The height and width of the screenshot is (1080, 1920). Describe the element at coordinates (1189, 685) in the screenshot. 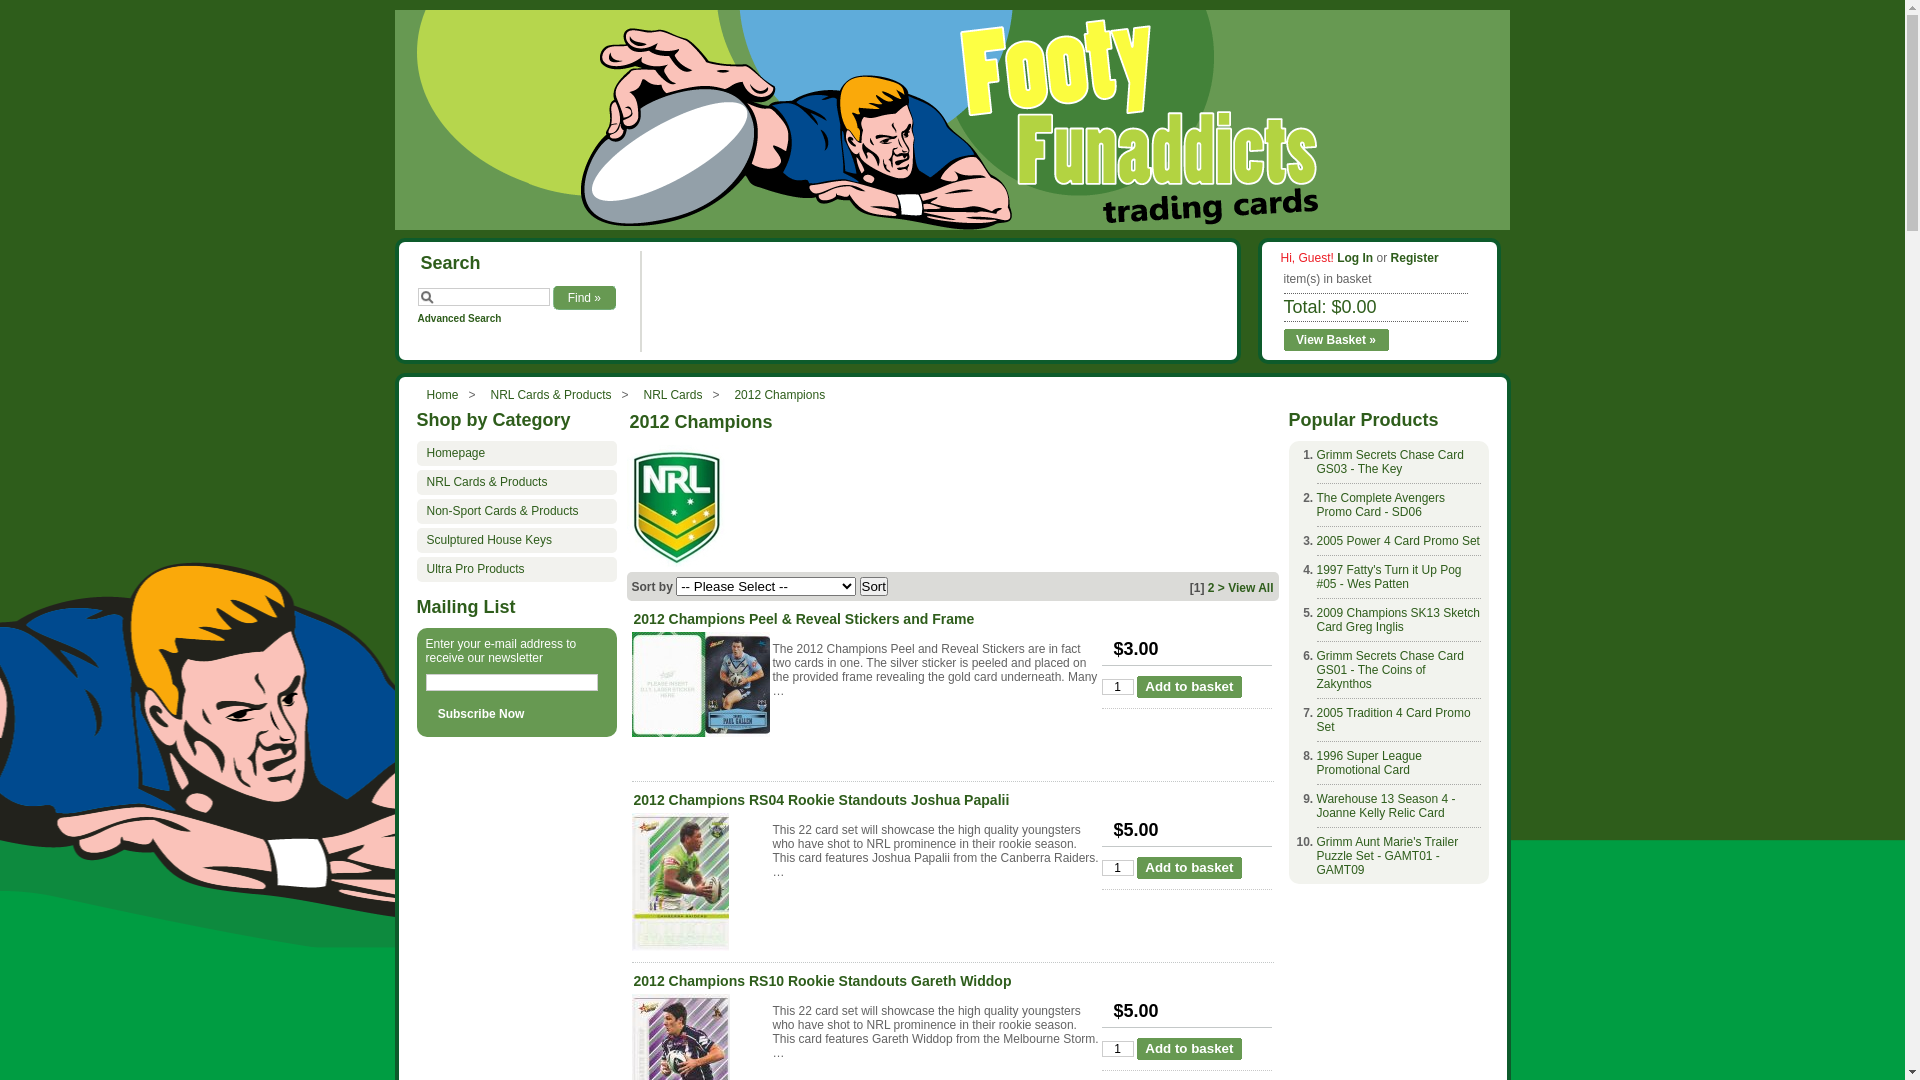

I see `'Add to basket'` at that location.